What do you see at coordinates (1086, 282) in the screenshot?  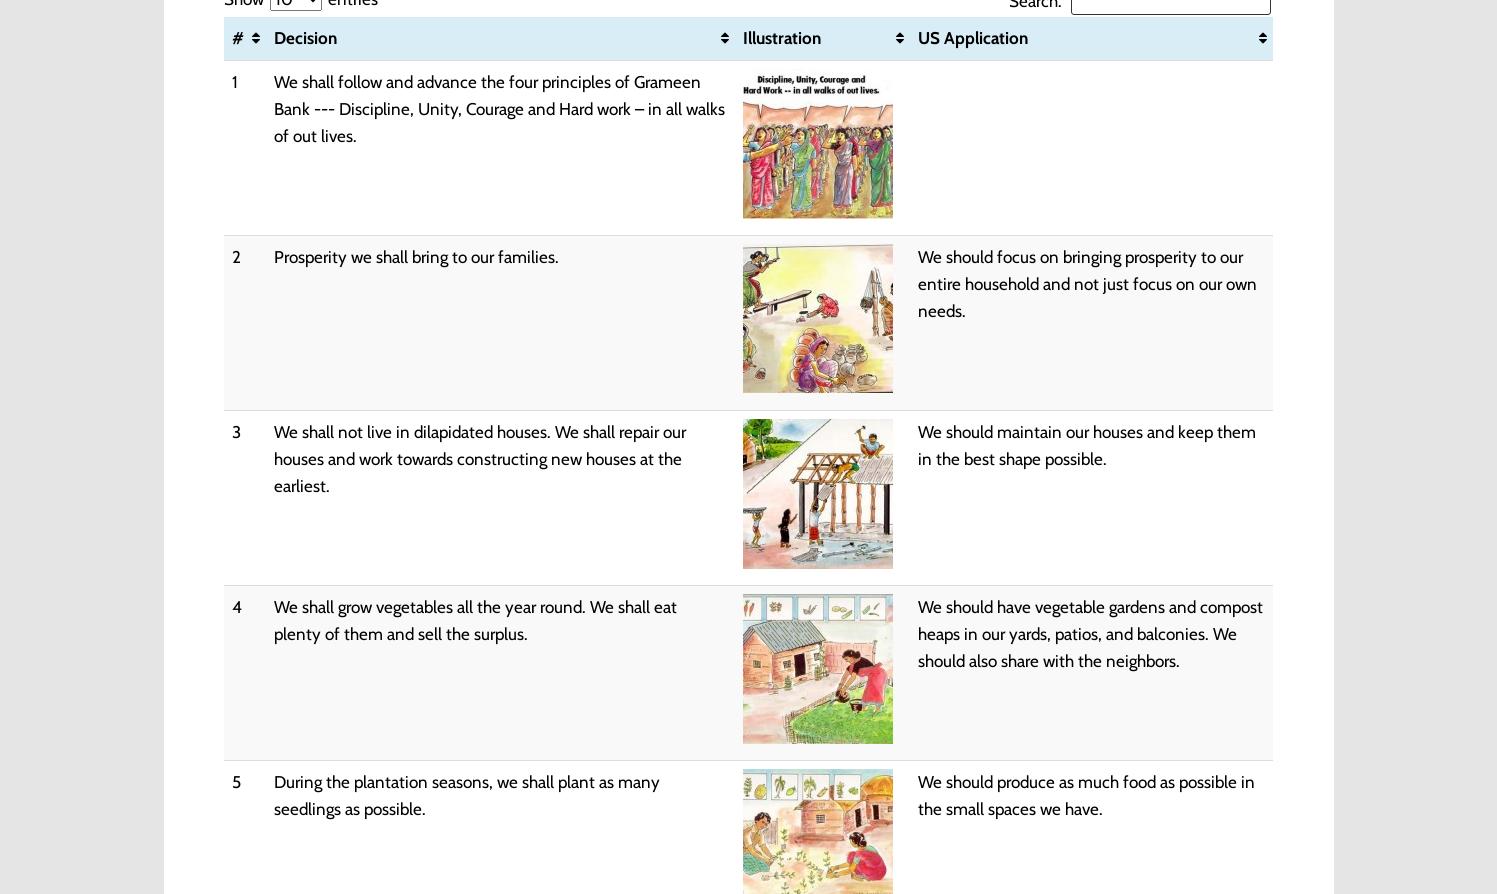 I see `'We should focus on bringing prosperity to our entire household and not just focus on our own needs.'` at bounding box center [1086, 282].